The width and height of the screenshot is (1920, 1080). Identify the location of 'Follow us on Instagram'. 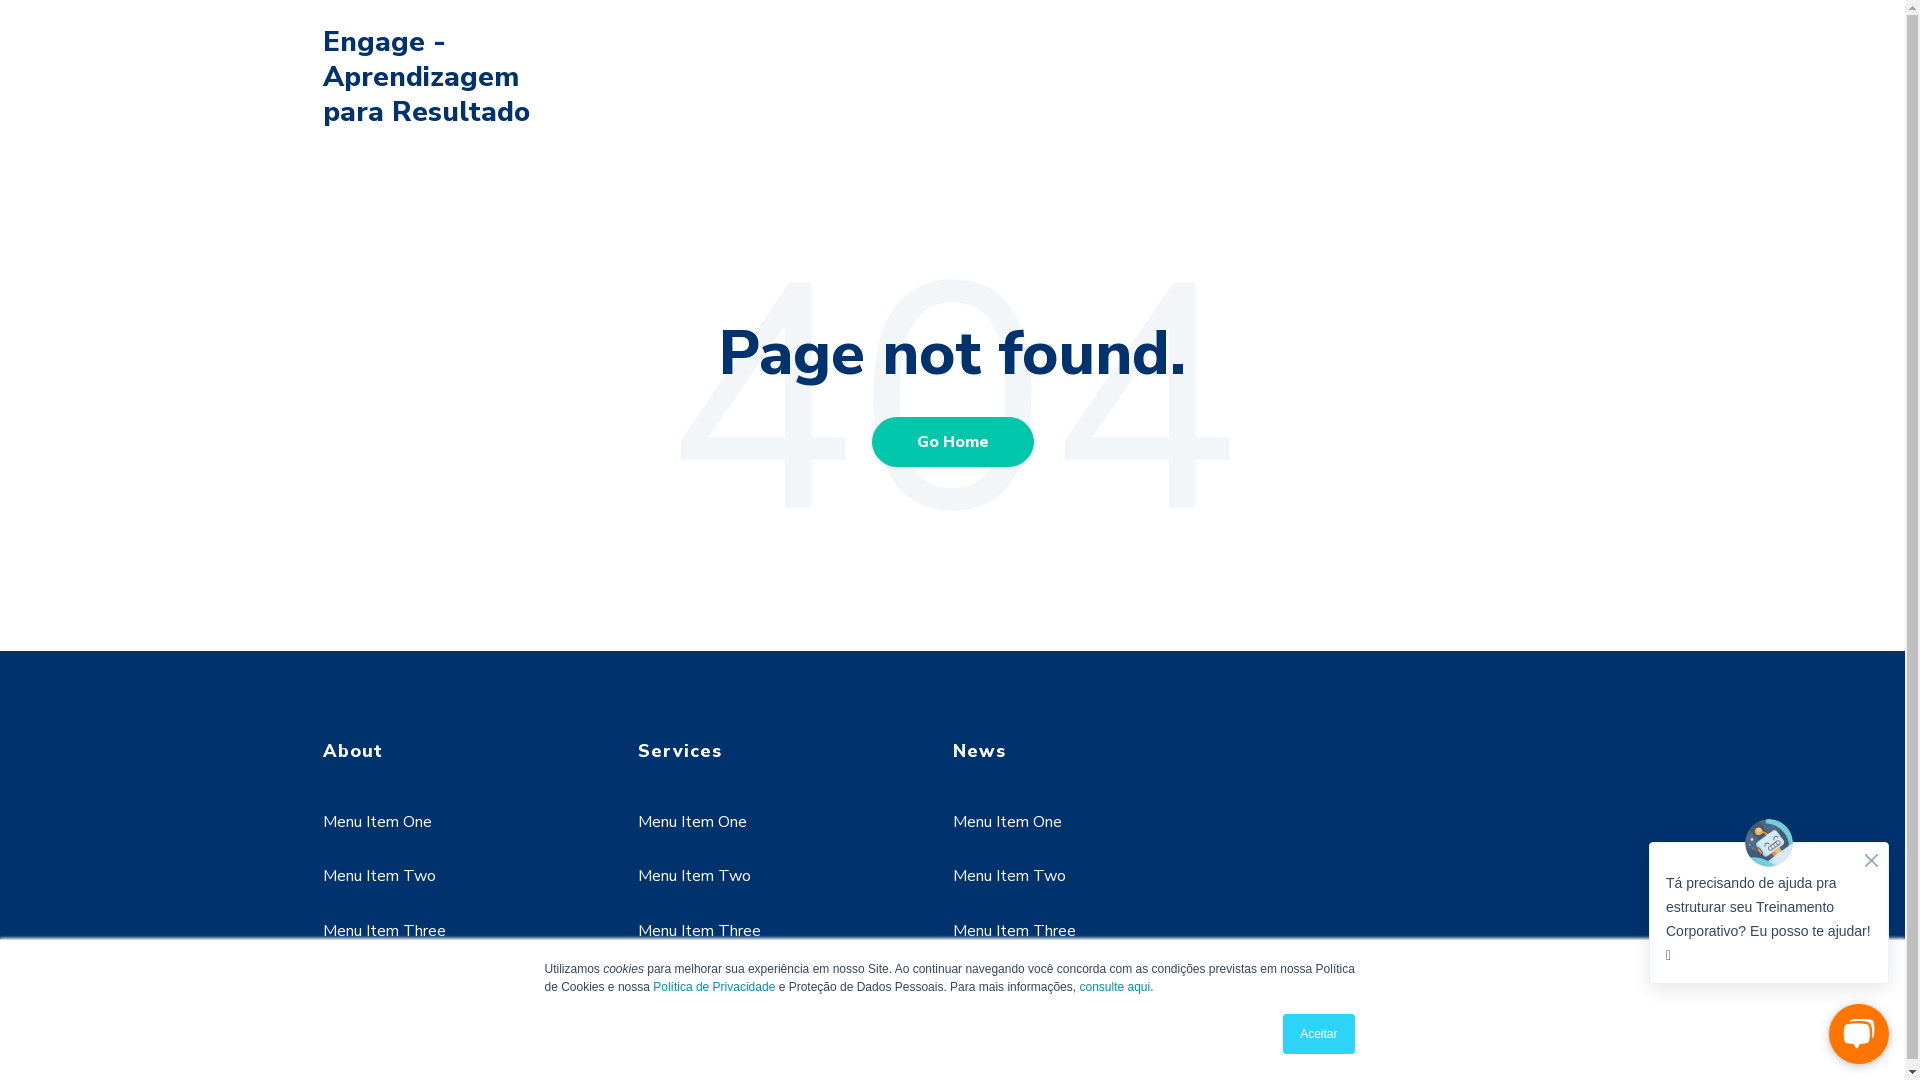
(492, 1015).